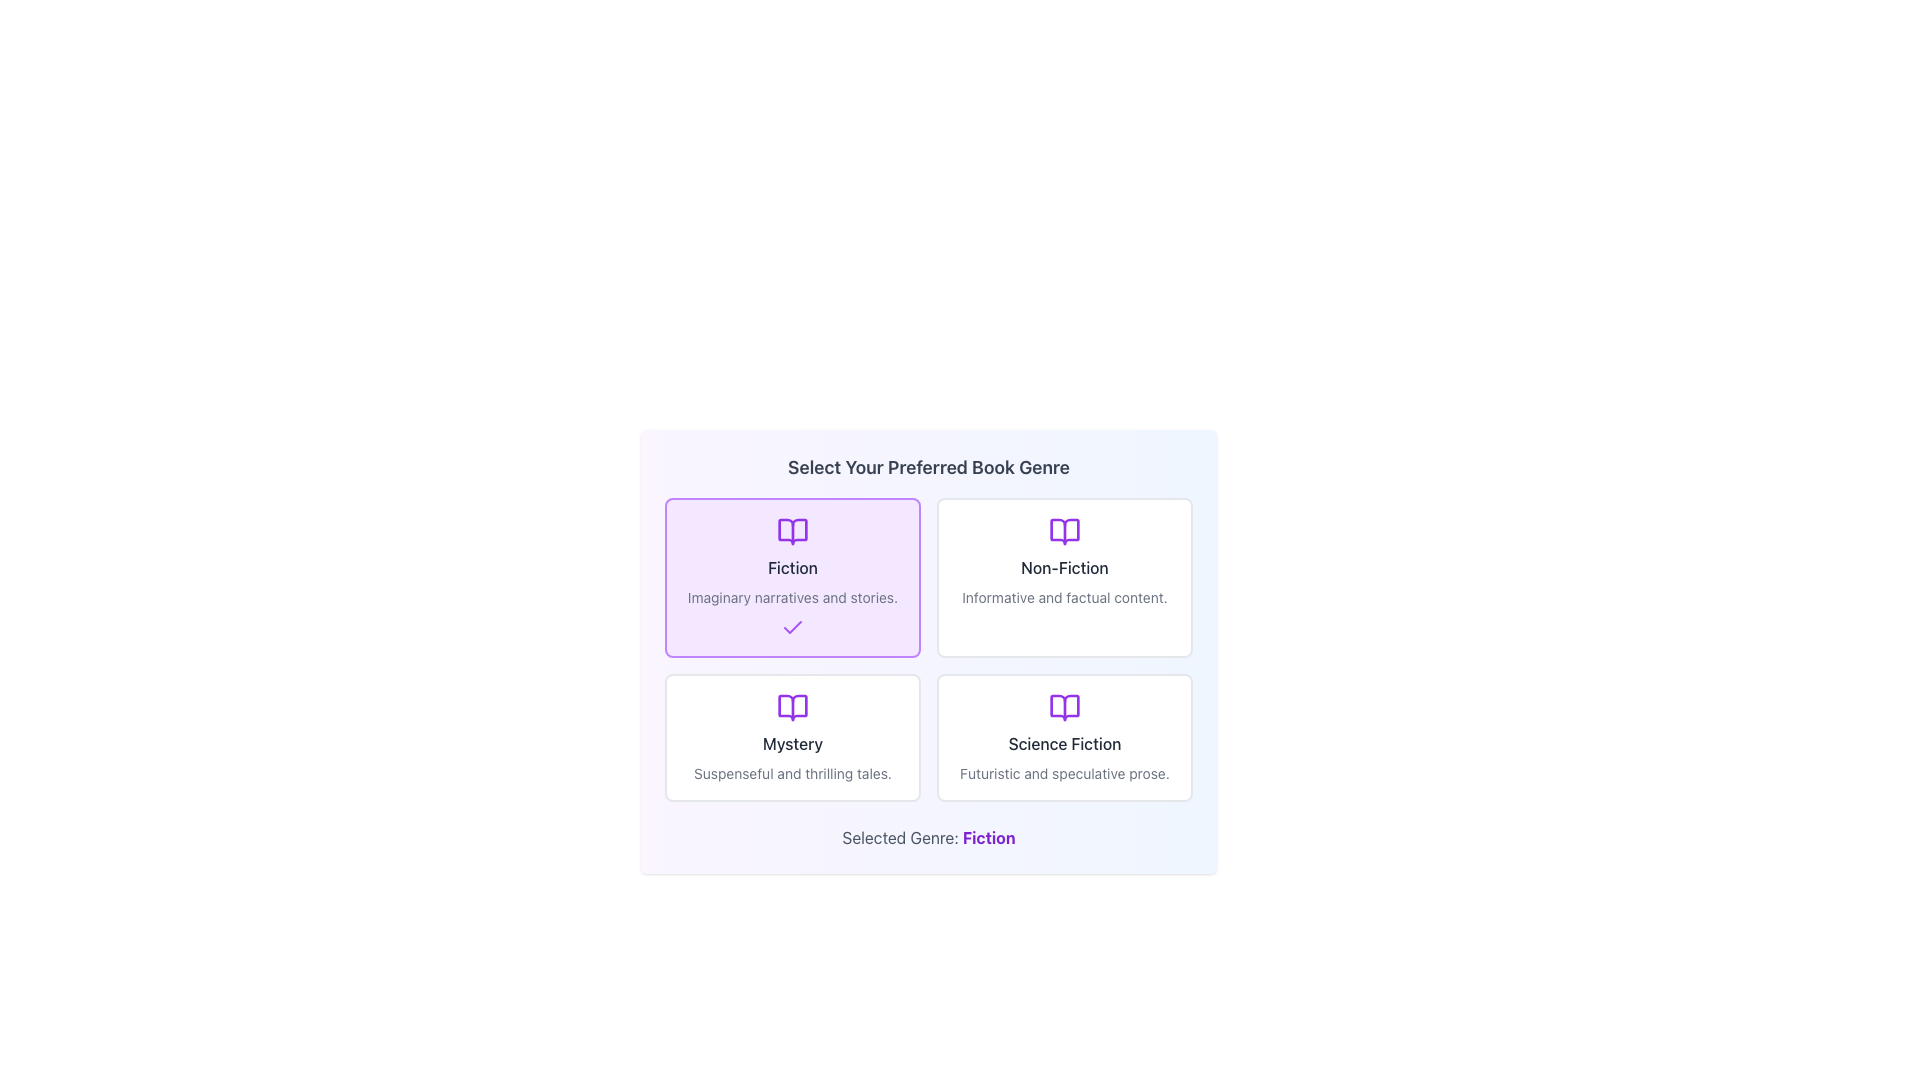 Image resolution: width=1920 pixels, height=1080 pixels. Describe the element at coordinates (1064, 773) in the screenshot. I see `the static text element that describes the 'Science Fiction' genre, which summarizes its theme with the phrase 'Futuristic and speculative prose.'` at that location.